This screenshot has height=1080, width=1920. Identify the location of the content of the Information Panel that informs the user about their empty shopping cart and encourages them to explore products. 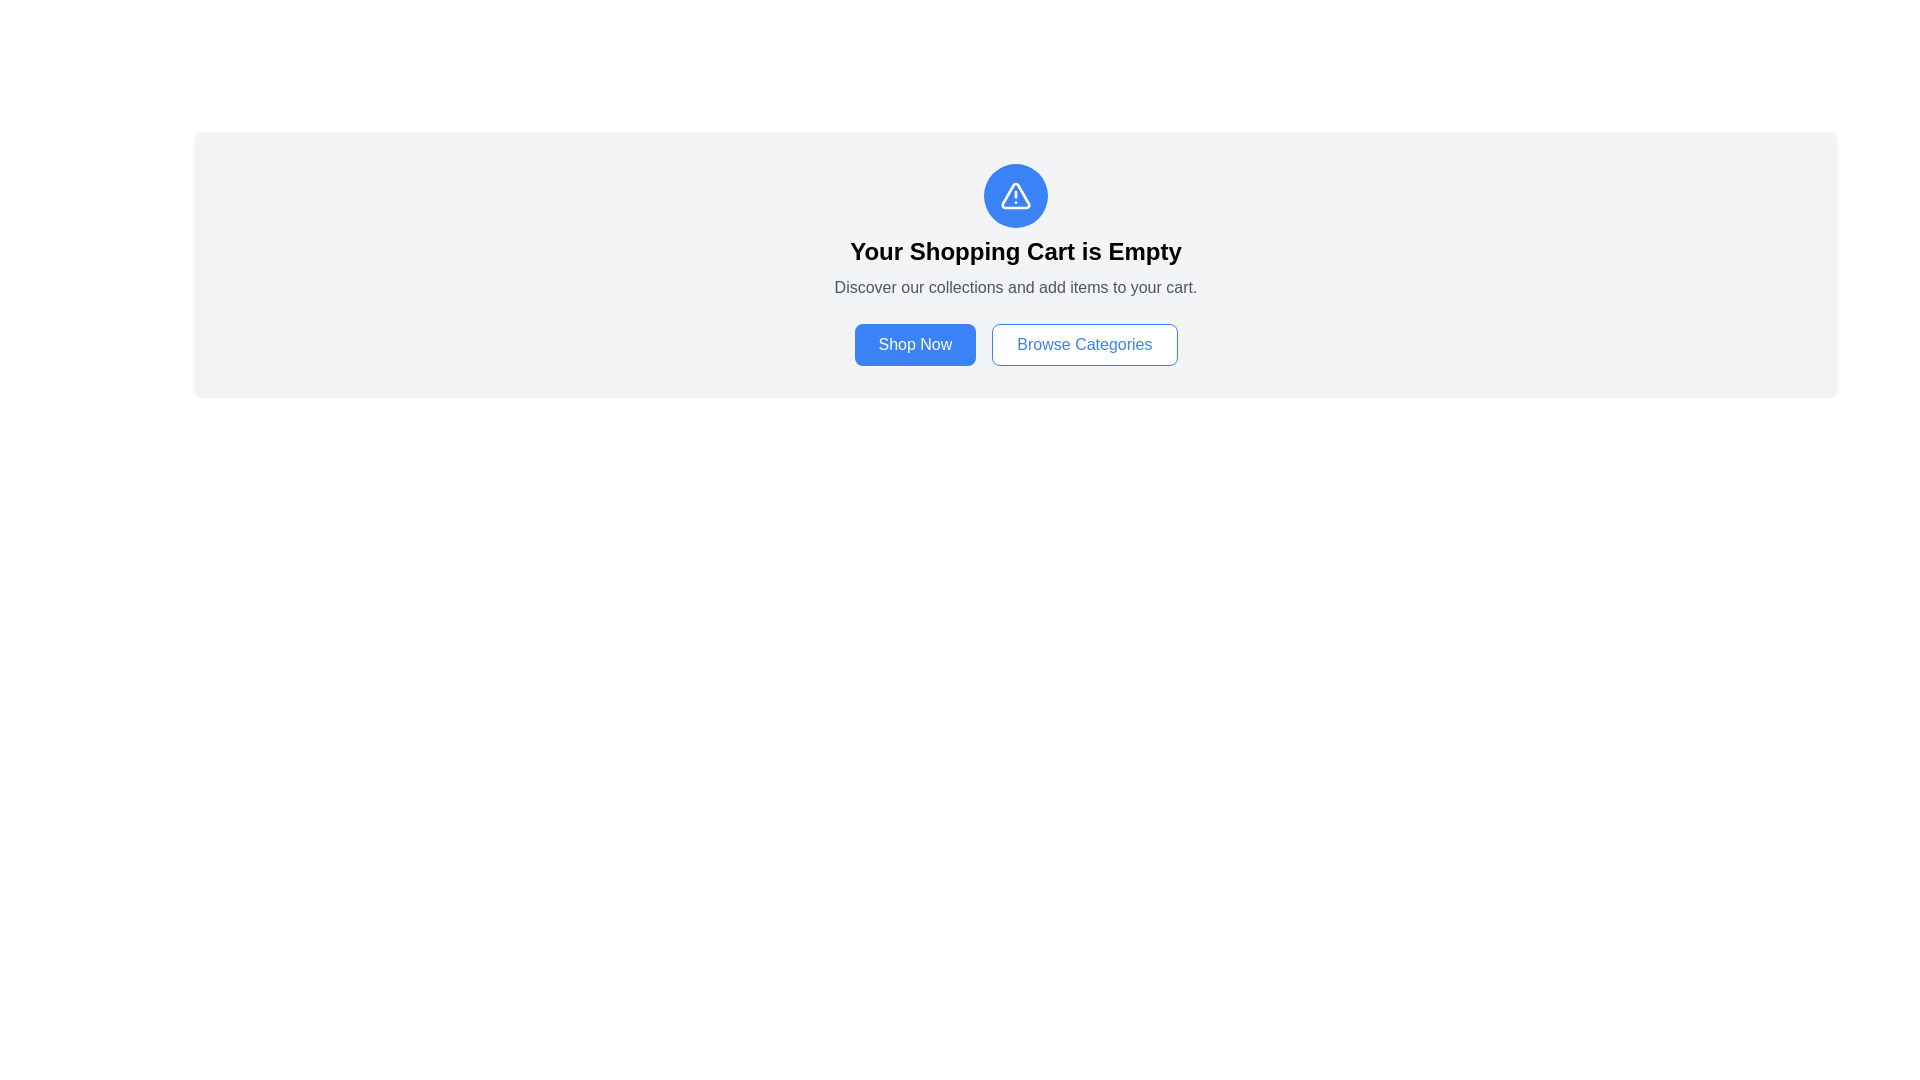
(1016, 230).